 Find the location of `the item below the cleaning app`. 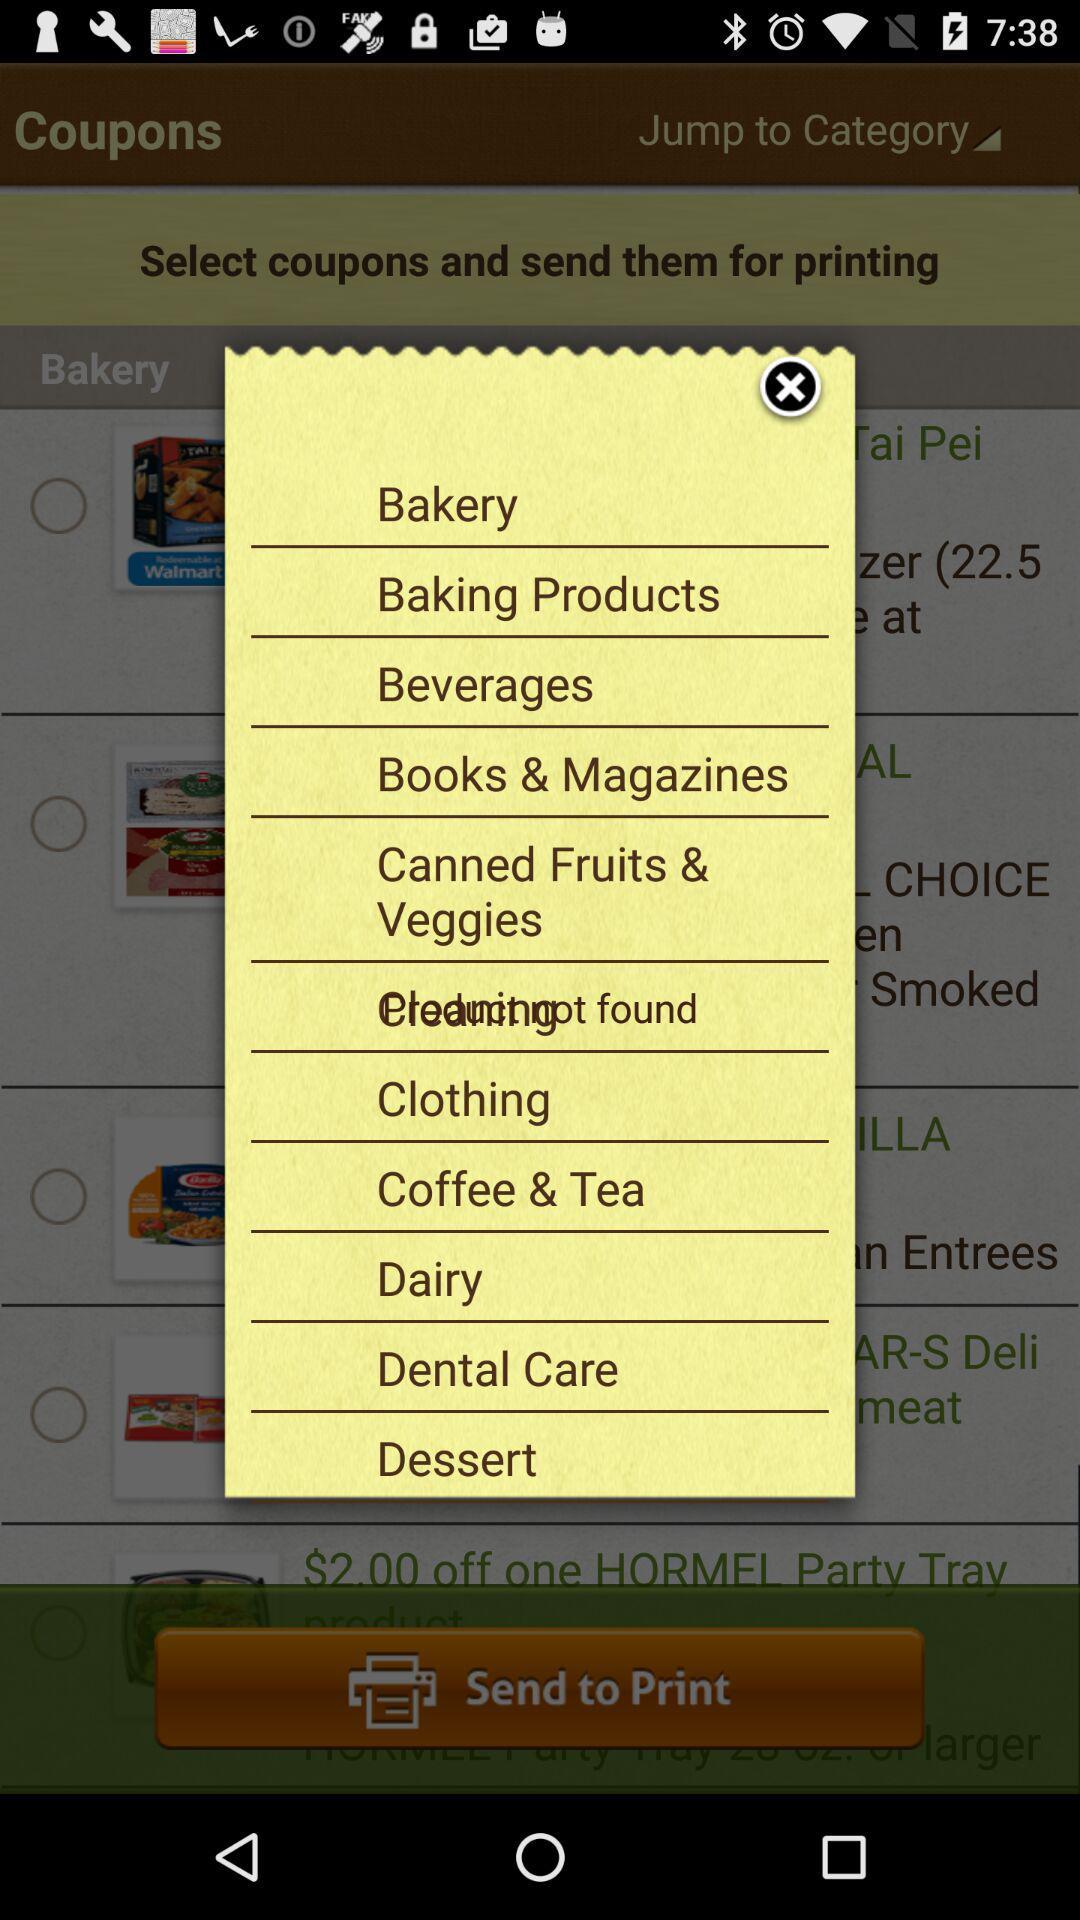

the item below the cleaning app is located at coordinates (594, 1096).